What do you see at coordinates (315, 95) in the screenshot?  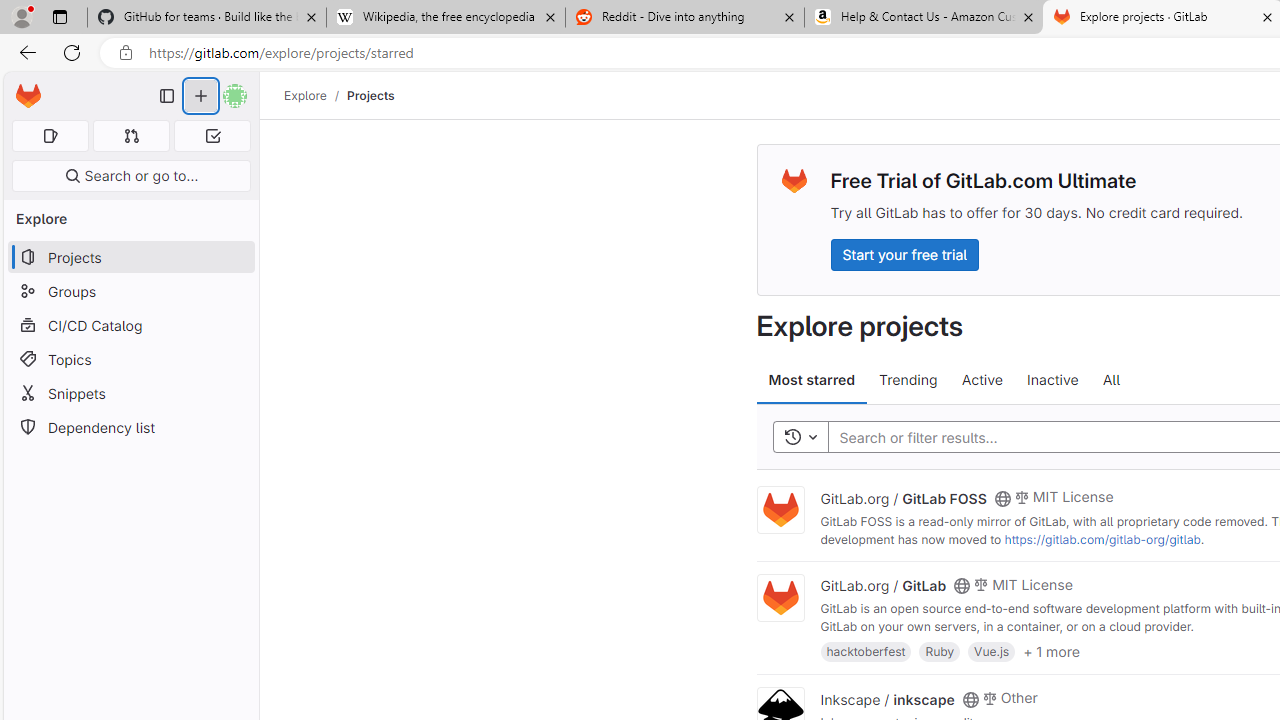 I see `'Explore/'` at bounding box center [315, 95].